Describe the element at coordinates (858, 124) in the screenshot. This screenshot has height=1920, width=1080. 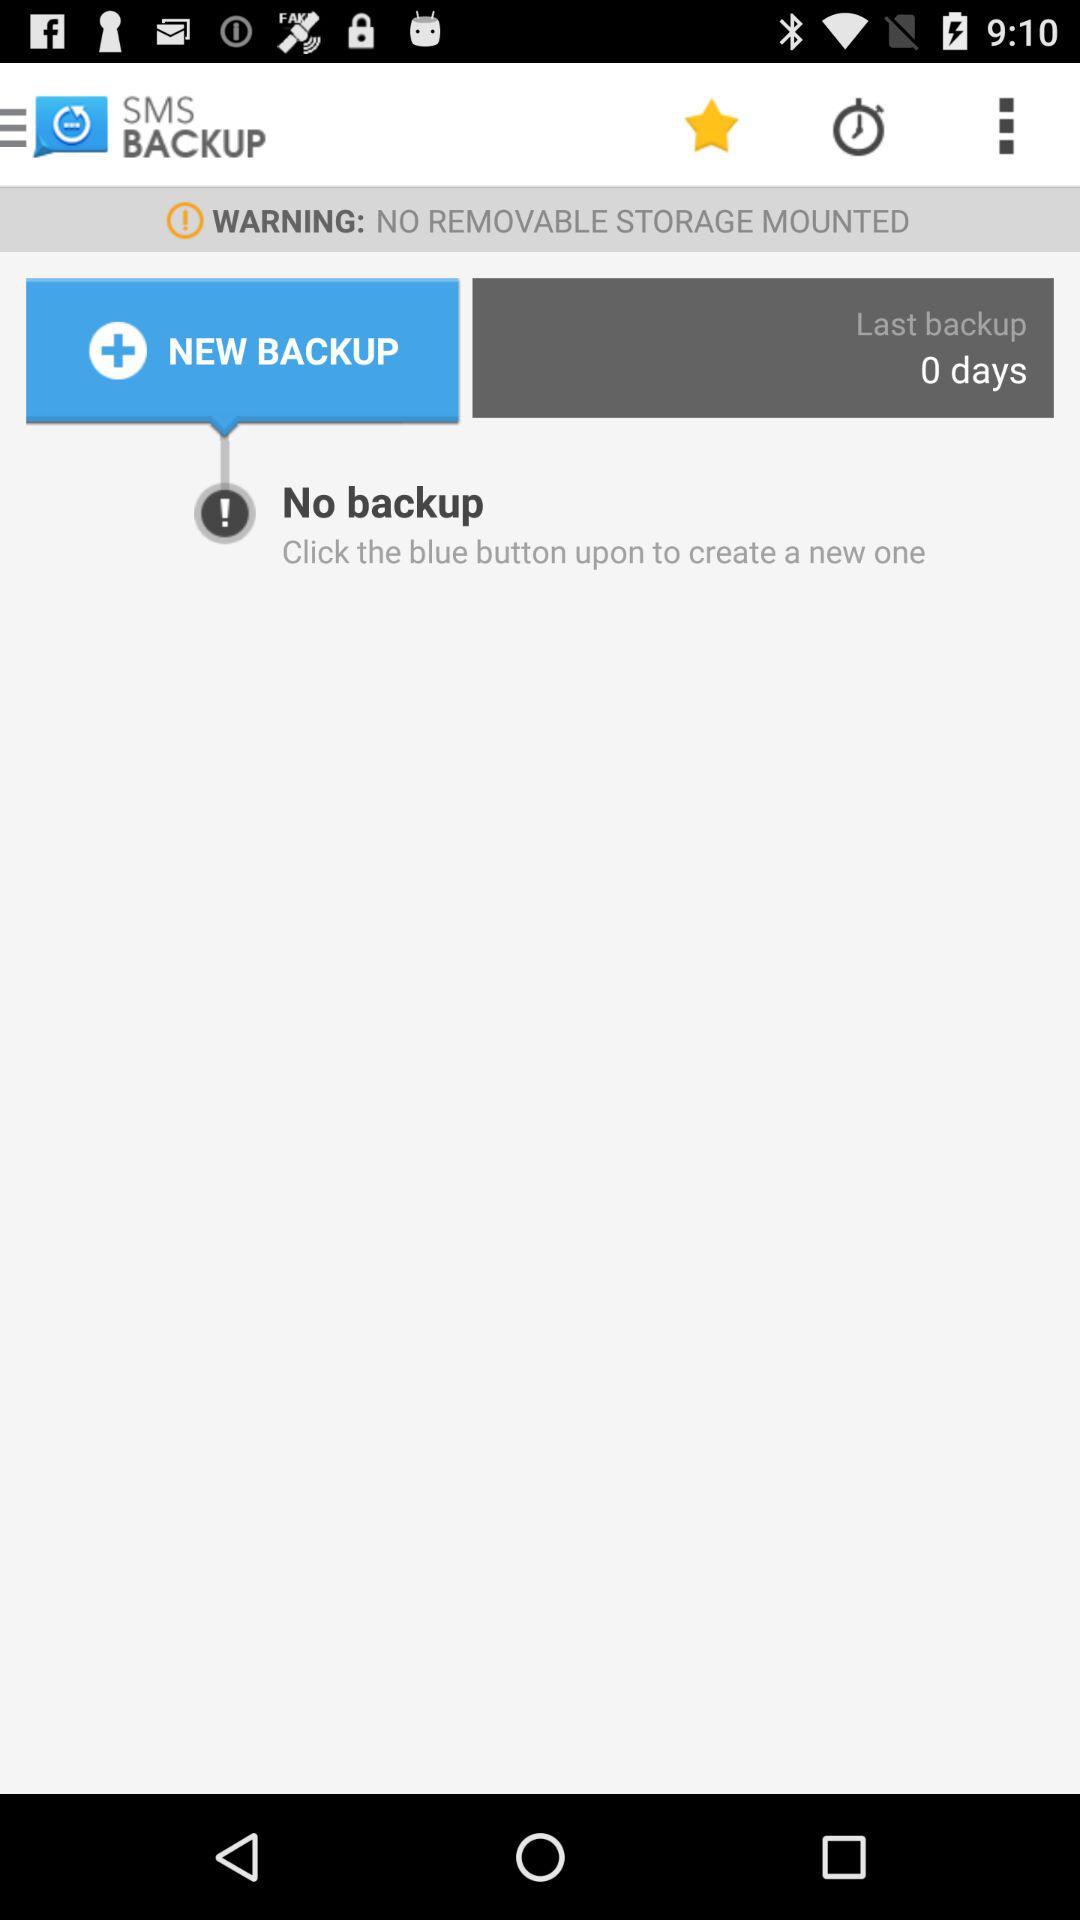
I see `the icon above the no removable storage icon` at that location.